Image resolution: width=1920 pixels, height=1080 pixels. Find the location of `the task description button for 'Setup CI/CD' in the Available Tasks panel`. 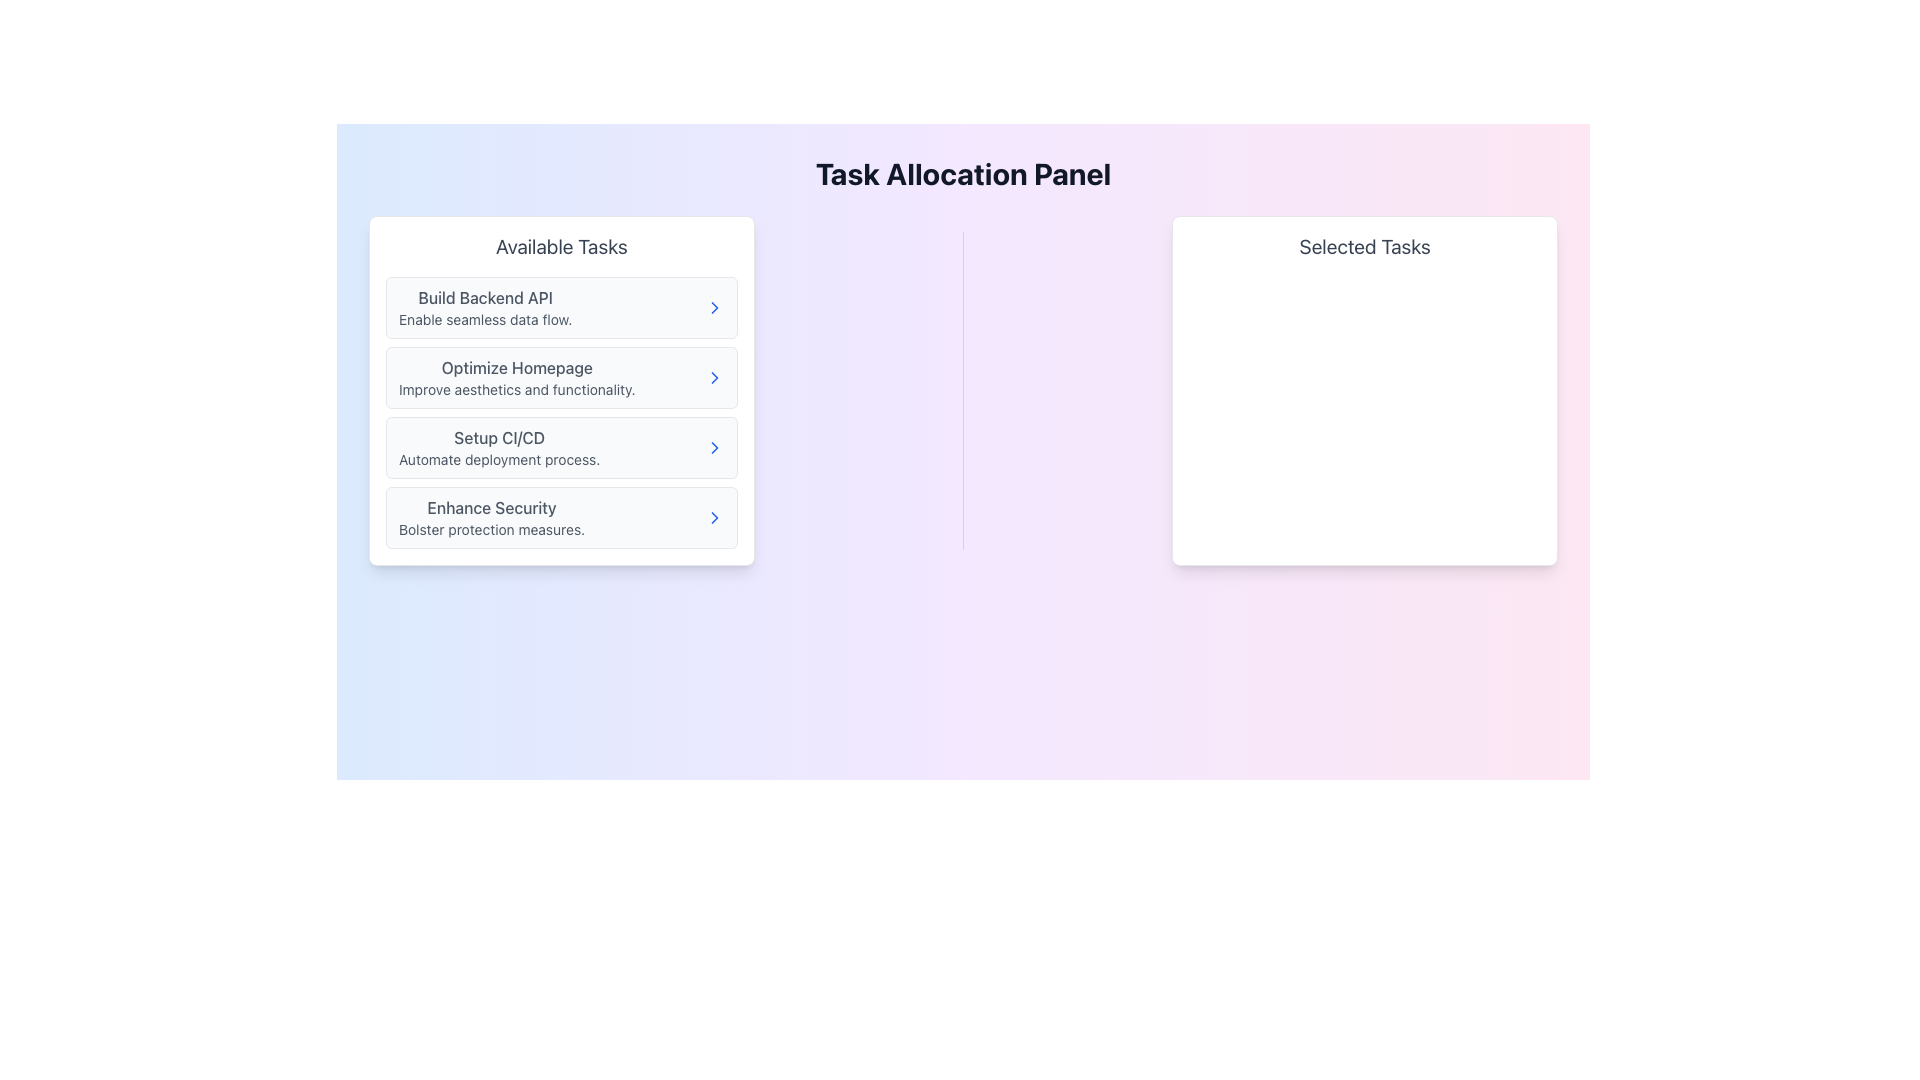

the task description button for 'Setup CI/CD' in the Available Tasks panel is located at coordinates (560, 446).